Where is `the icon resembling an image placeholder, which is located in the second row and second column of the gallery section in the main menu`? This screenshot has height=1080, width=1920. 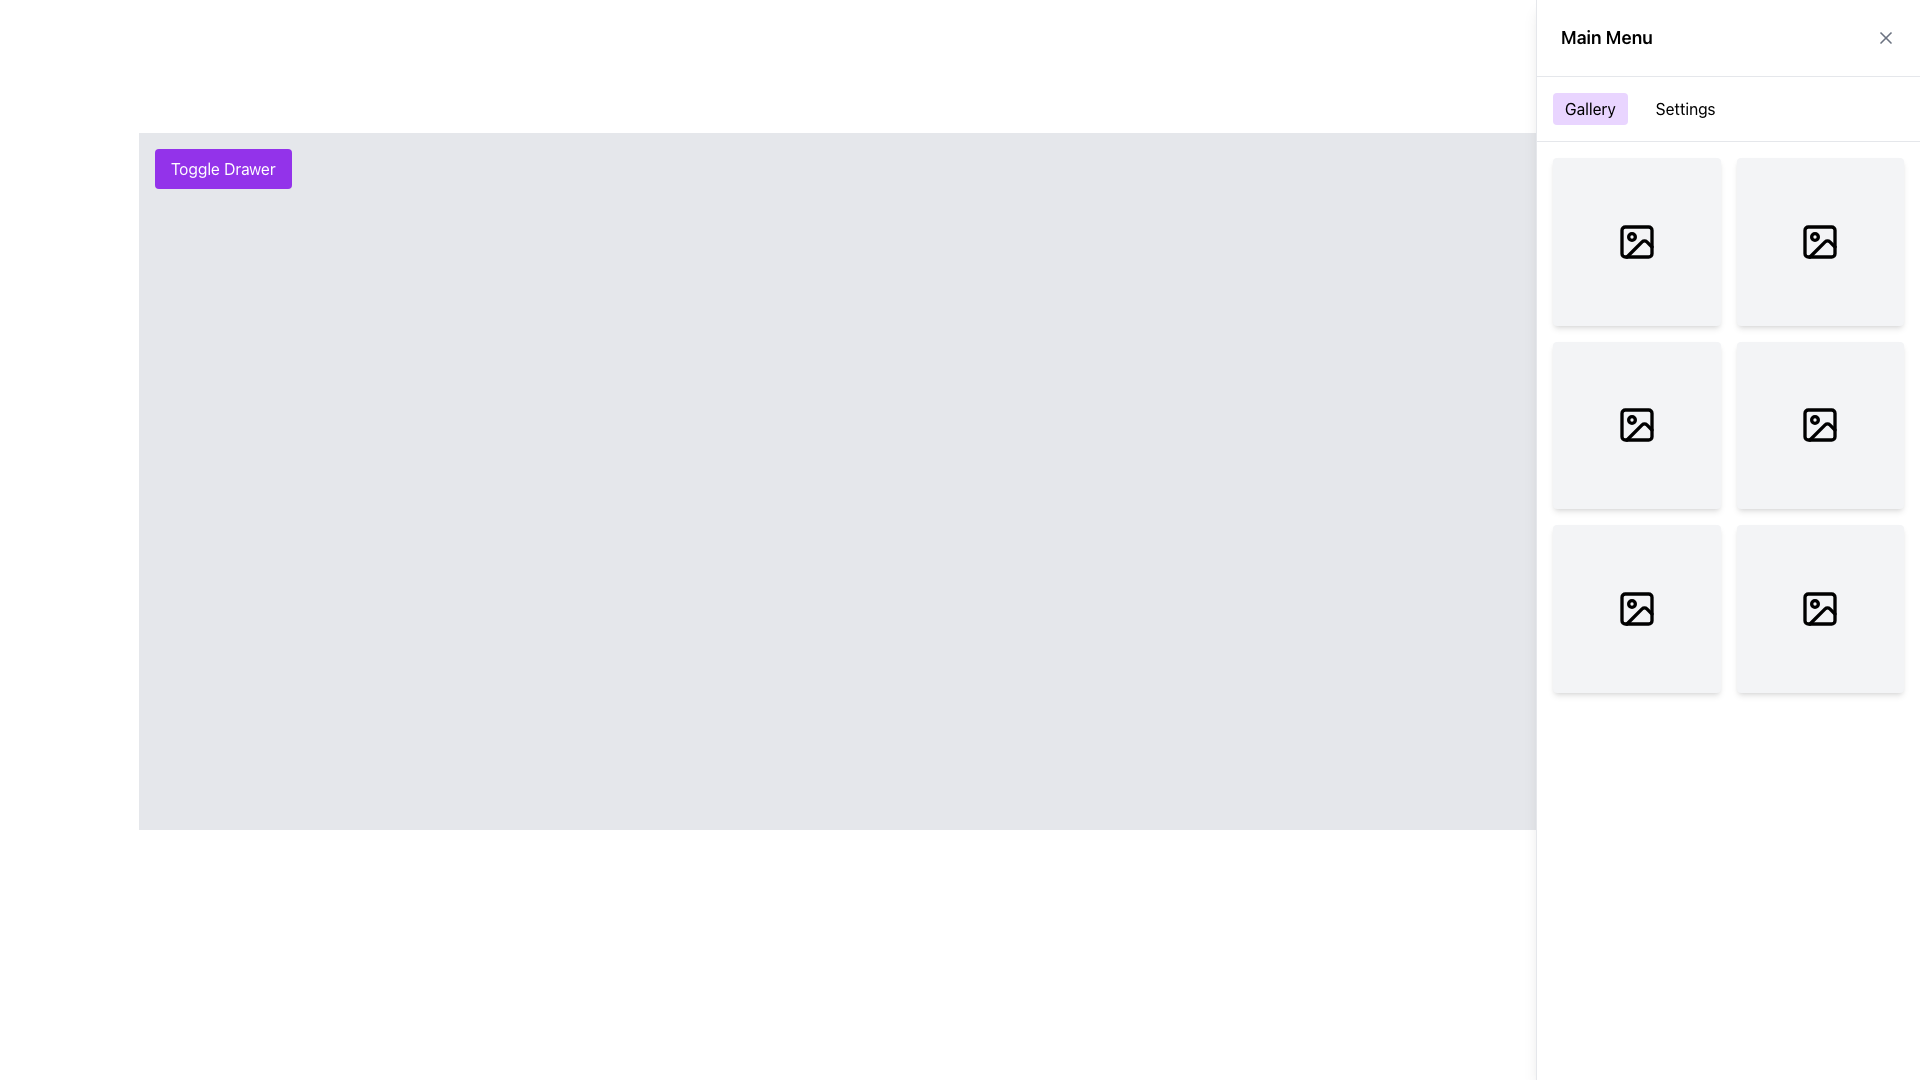 the icon resembling an image placeholder, which is located in the second row and second column of the gallery section in the main menu is located at coordinates (1820, 240).